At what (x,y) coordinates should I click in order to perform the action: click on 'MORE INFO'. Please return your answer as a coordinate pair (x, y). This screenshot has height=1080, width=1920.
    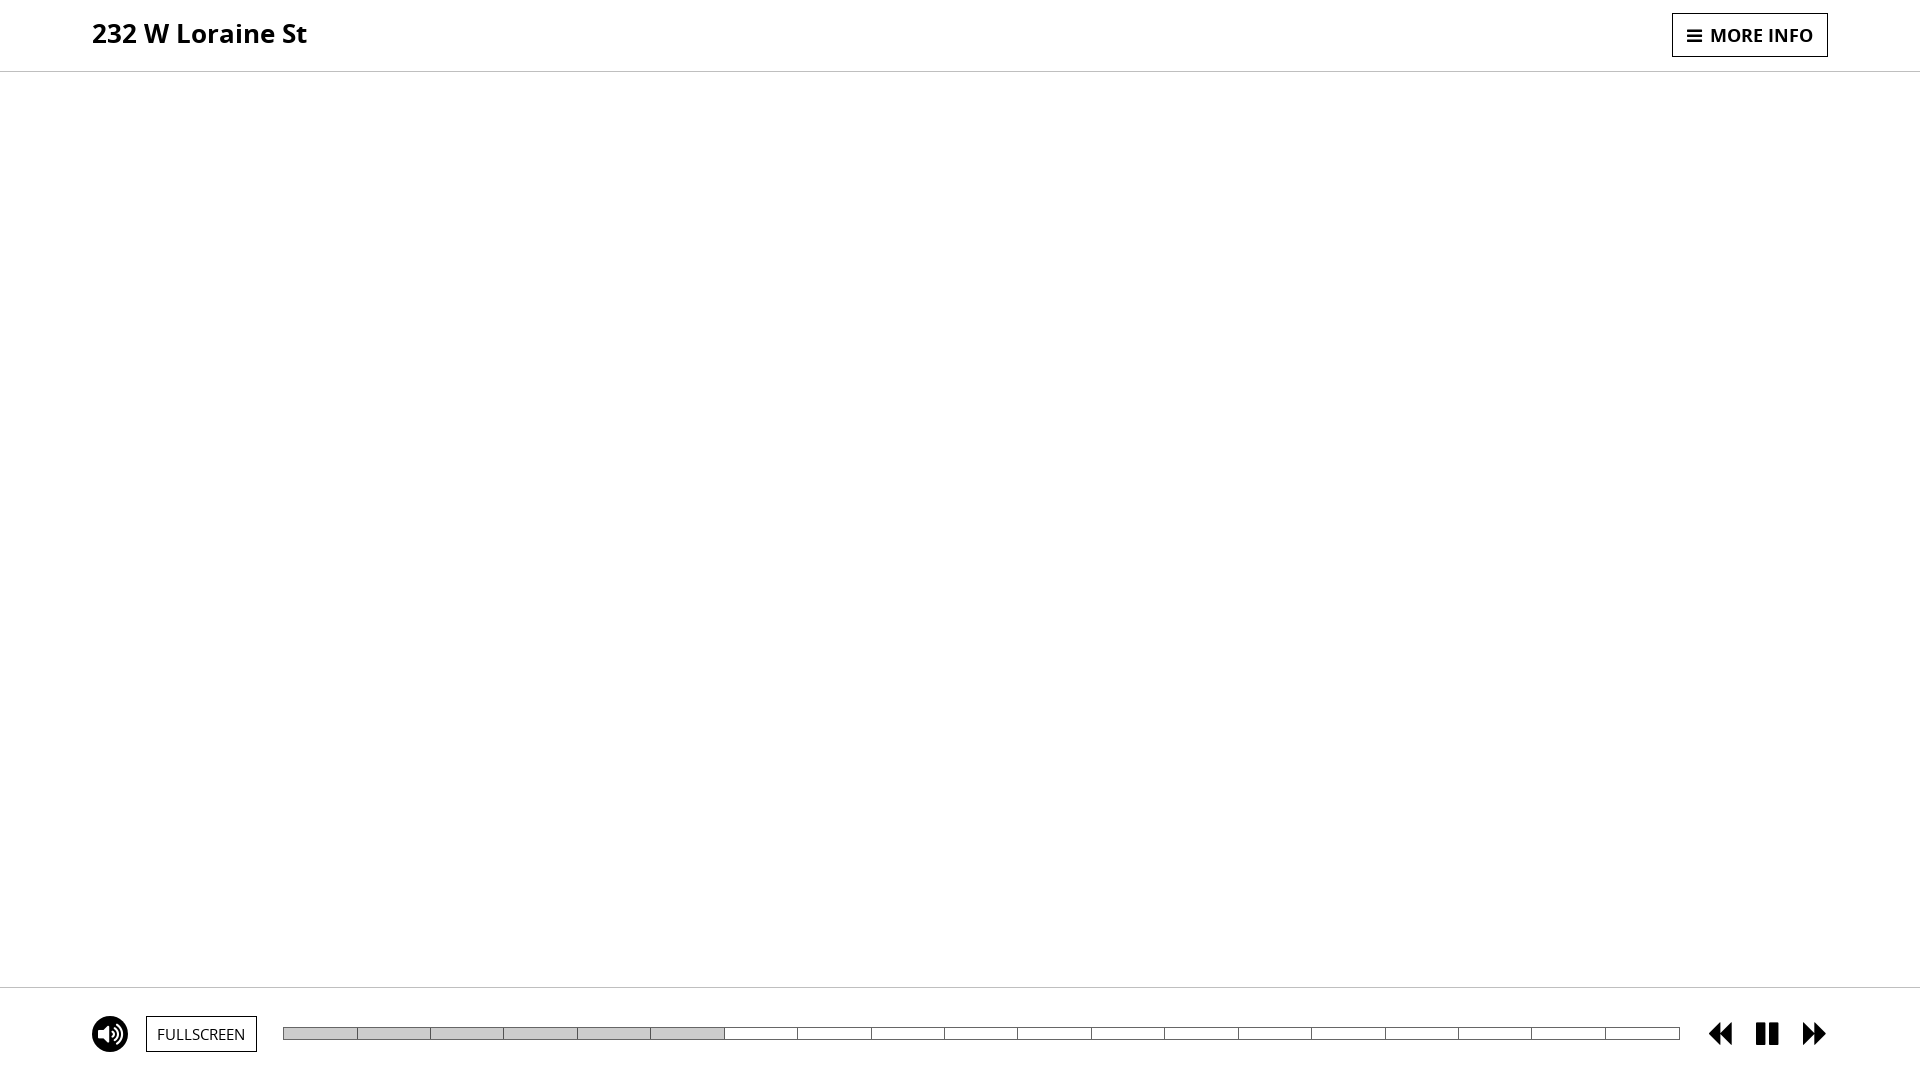
    Looking at the image, I should click on (1749, 34).